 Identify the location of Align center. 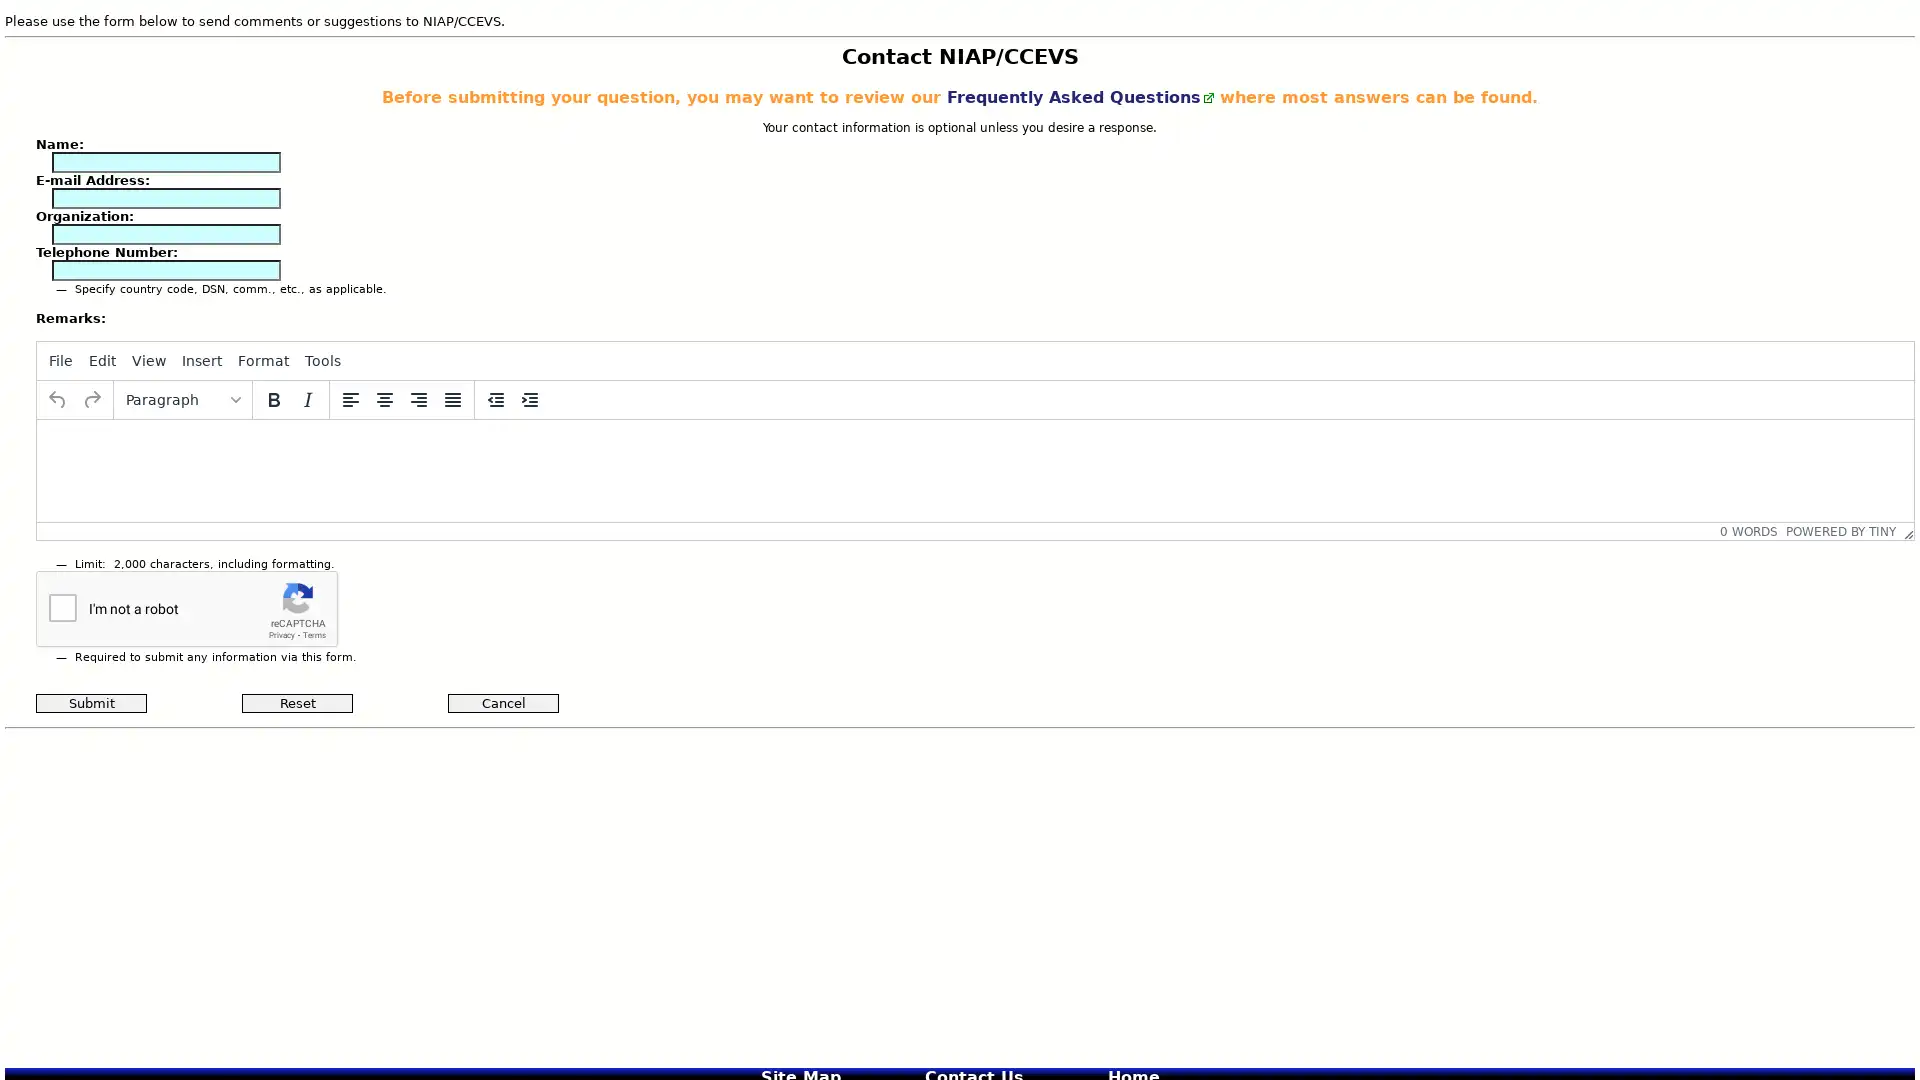
(384, 400).